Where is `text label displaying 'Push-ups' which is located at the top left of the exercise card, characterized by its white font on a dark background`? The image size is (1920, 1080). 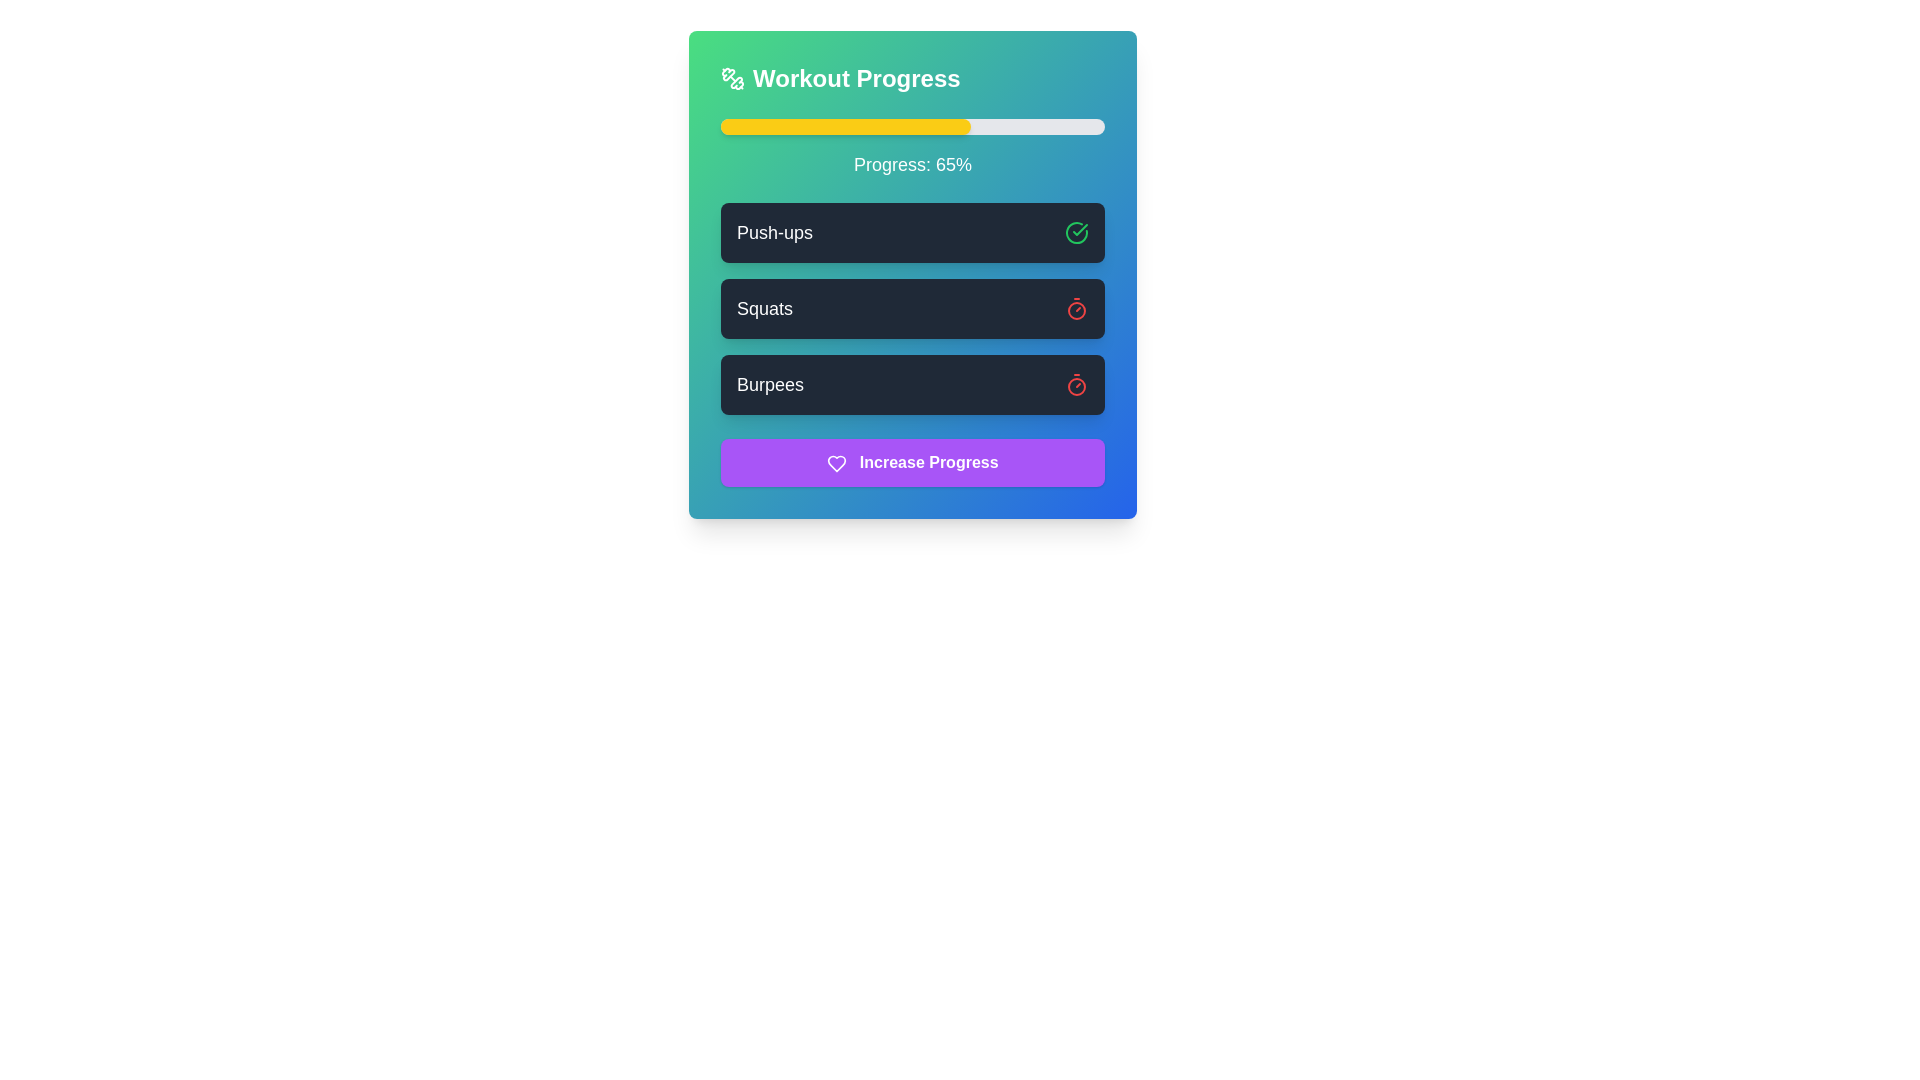
text label displaying 'Push-ups' which is located at the top left of the exercise card, characterized by its white font on a dark background is located at coordinates (774, 231).